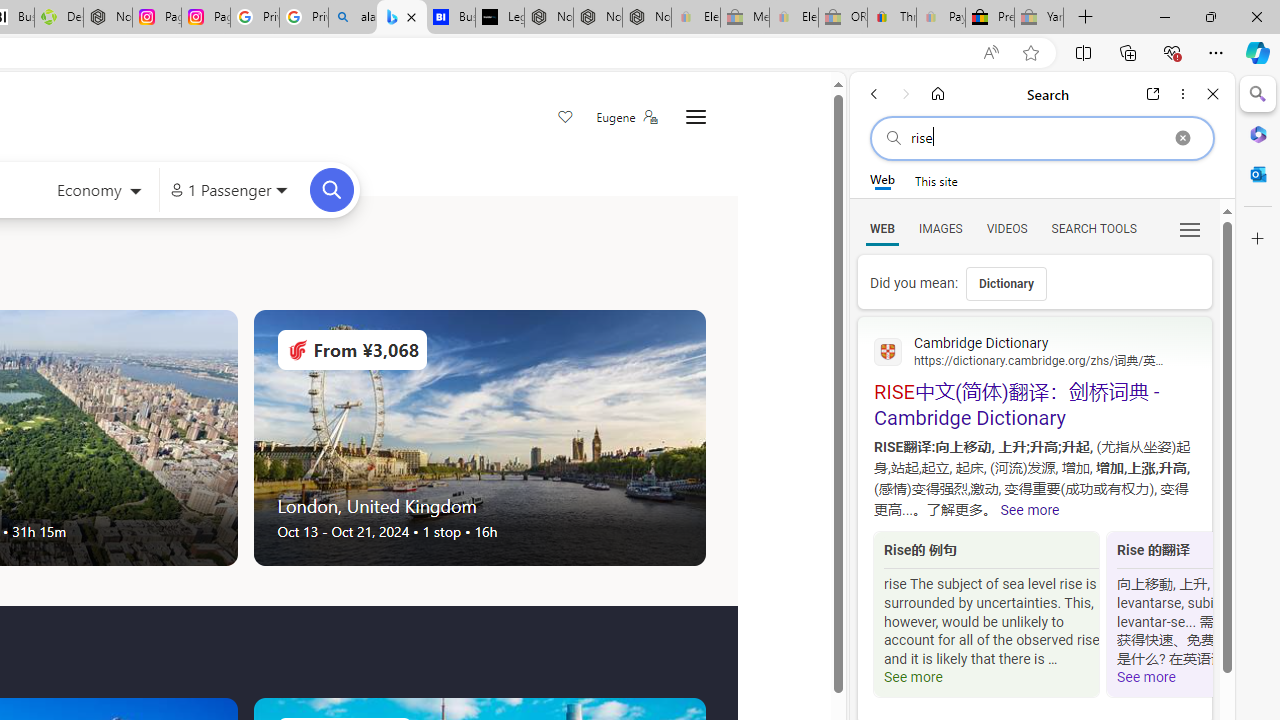 Image resolution: width=1280 pixels, height=720 pixels. Describe the element at coordinates (1034, 349) in the screenshot. I see `'Cambridge Dictionary'` at that location.